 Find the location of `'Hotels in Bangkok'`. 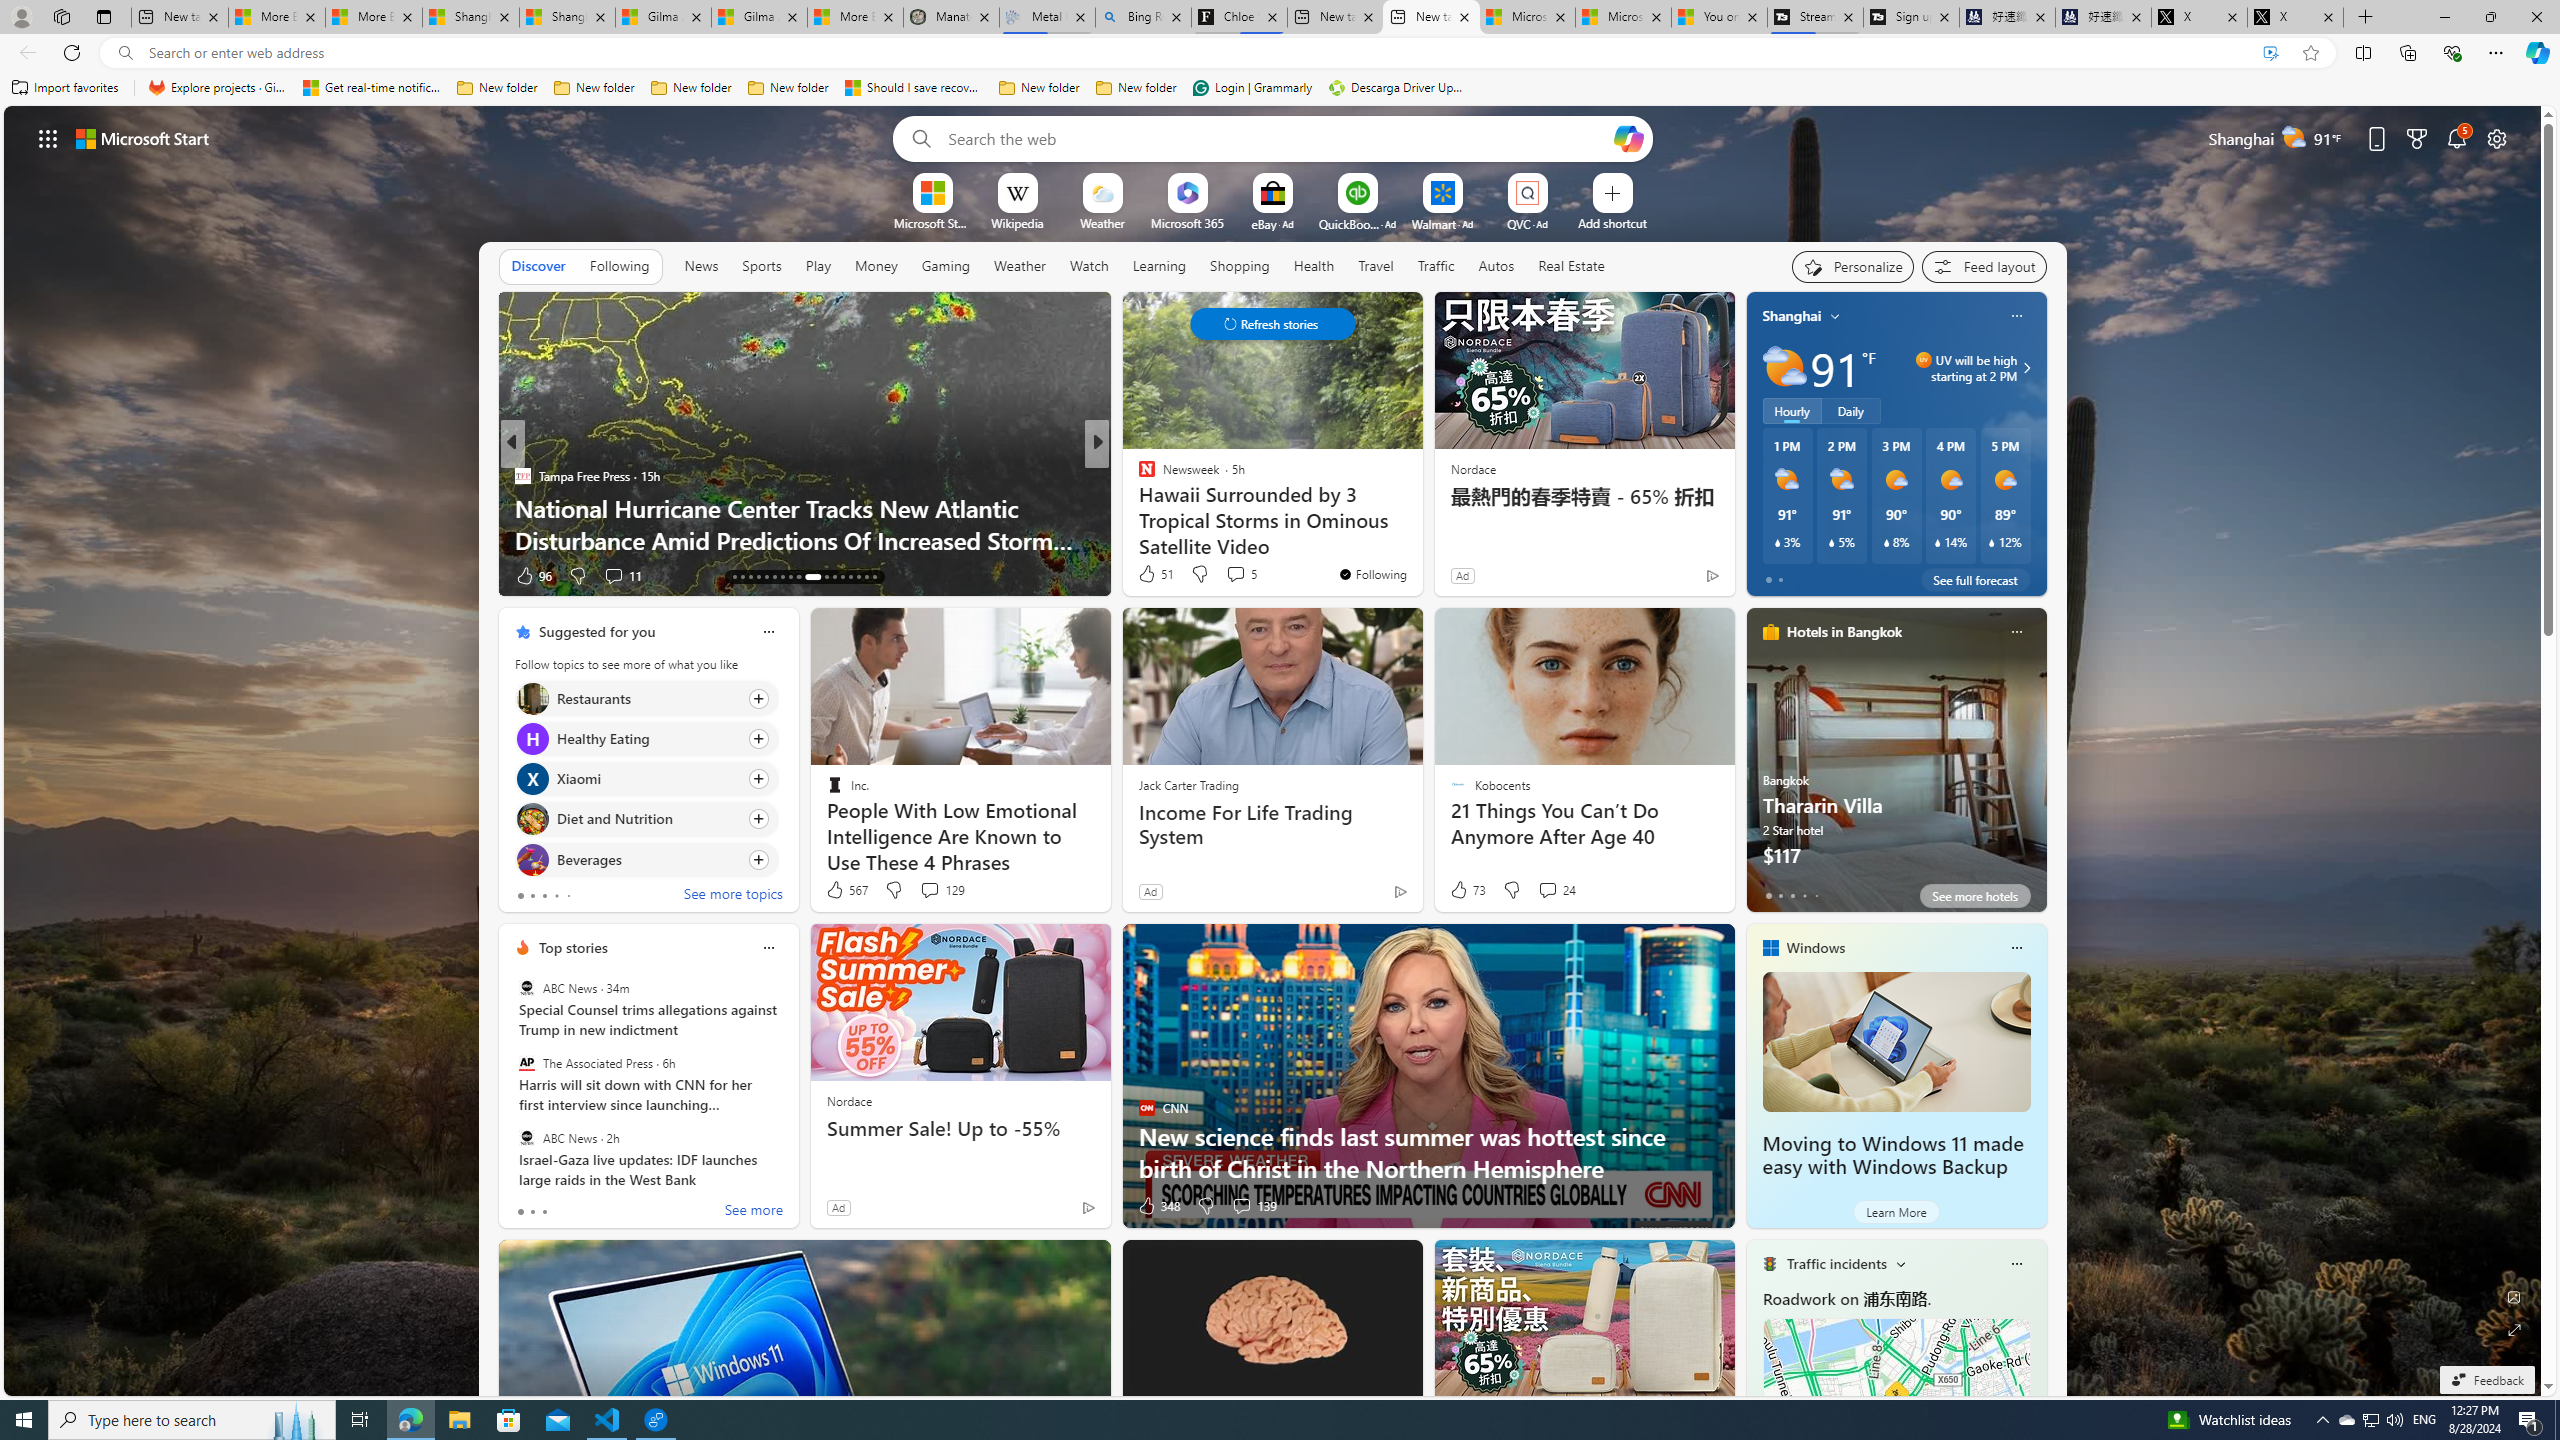

'Hotels in Bangkok' is located at coordinates (1843, 631).